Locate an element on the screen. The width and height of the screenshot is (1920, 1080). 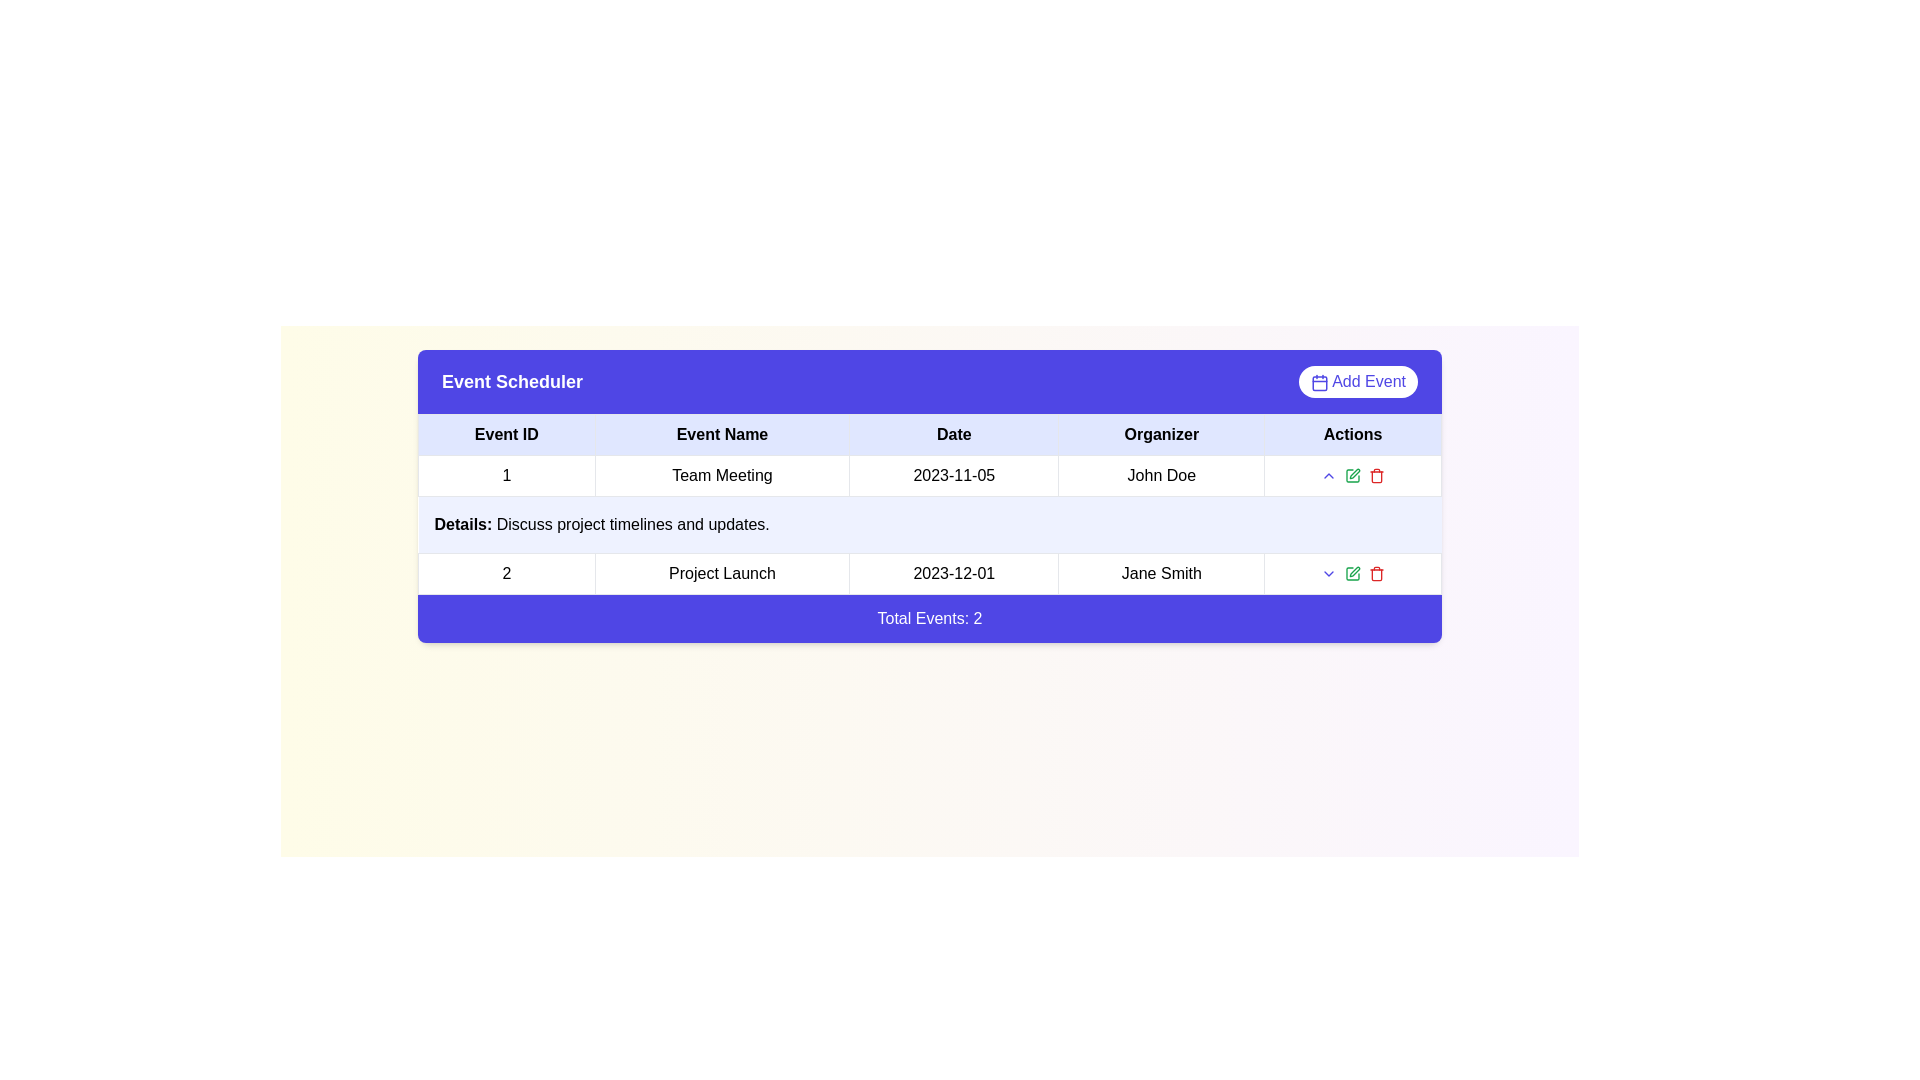
the informational text block that displays the total count of events in the table above, located at the bottom of the table structure is located at coordinates (929, 617).